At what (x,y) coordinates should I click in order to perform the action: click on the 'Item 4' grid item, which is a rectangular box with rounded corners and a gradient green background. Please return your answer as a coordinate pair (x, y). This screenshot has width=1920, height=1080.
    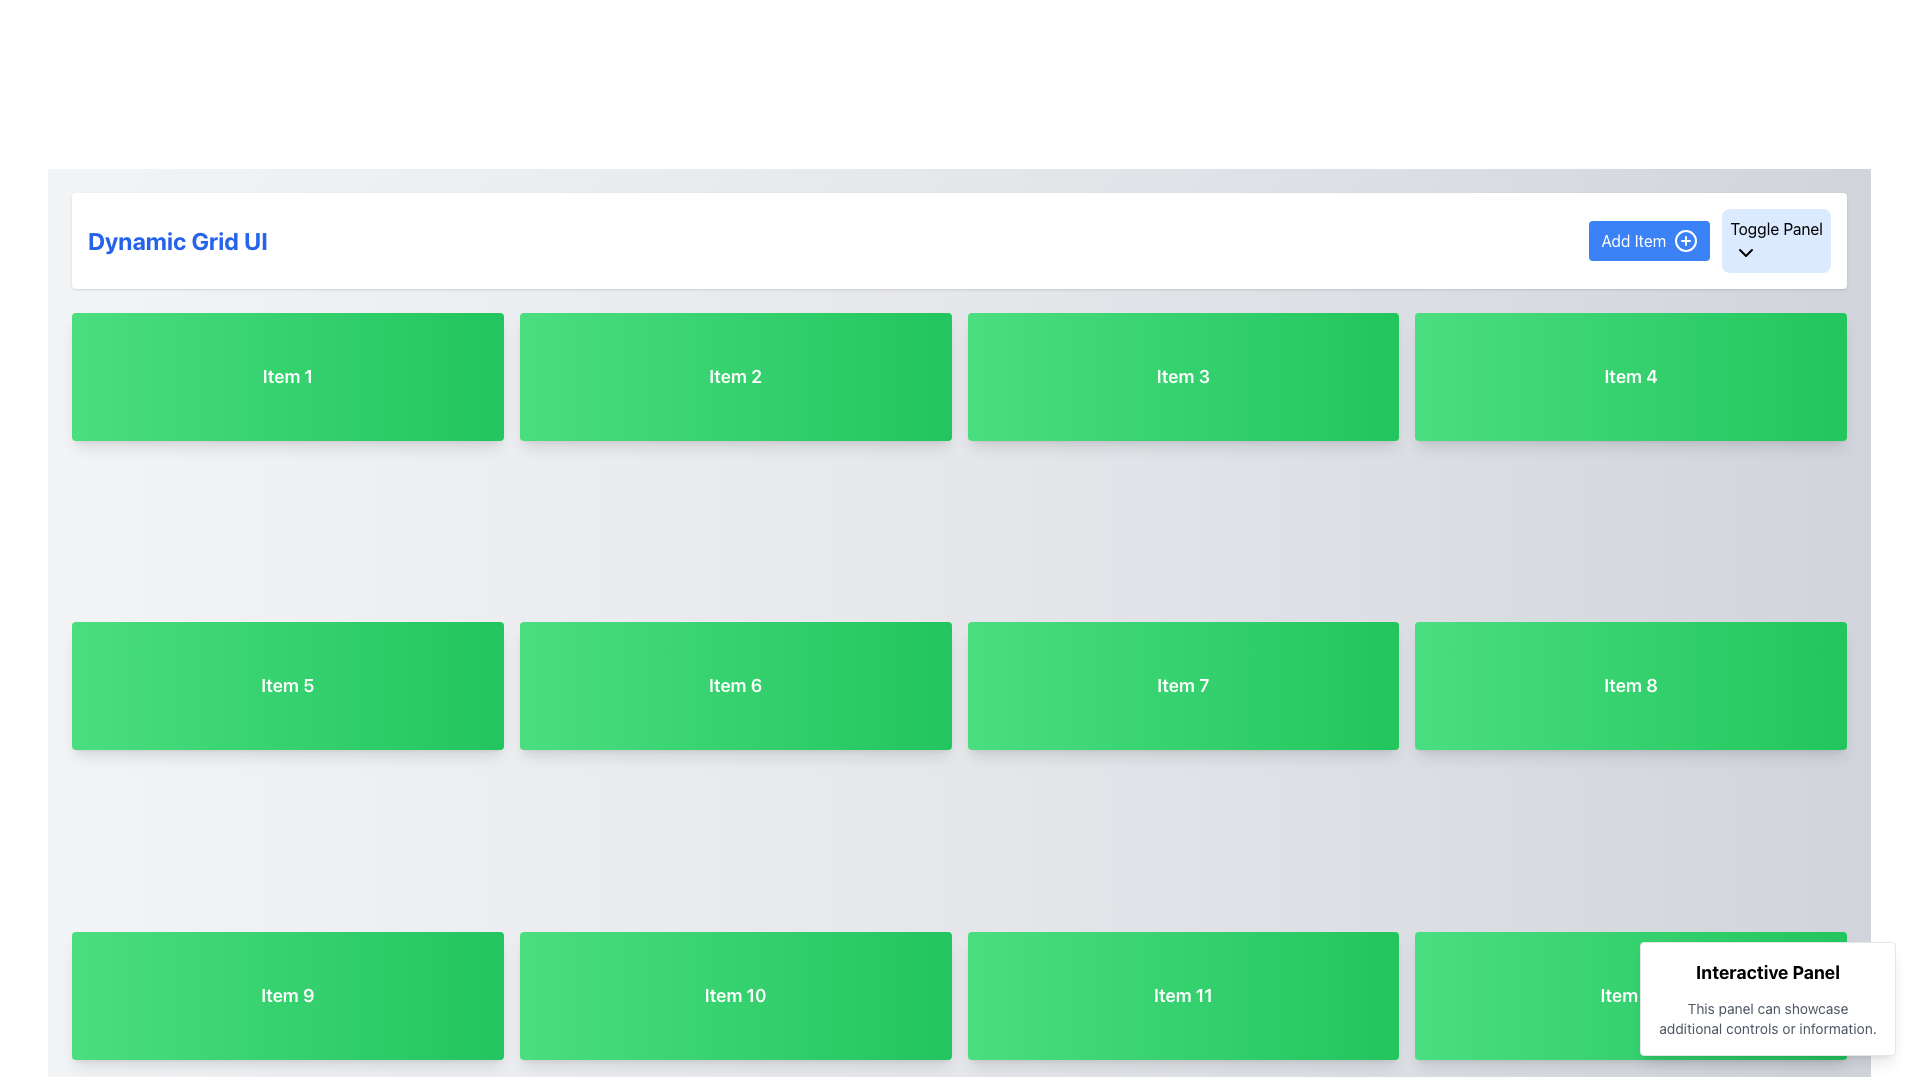
    Looking at the image, I should click on (1631, 377).